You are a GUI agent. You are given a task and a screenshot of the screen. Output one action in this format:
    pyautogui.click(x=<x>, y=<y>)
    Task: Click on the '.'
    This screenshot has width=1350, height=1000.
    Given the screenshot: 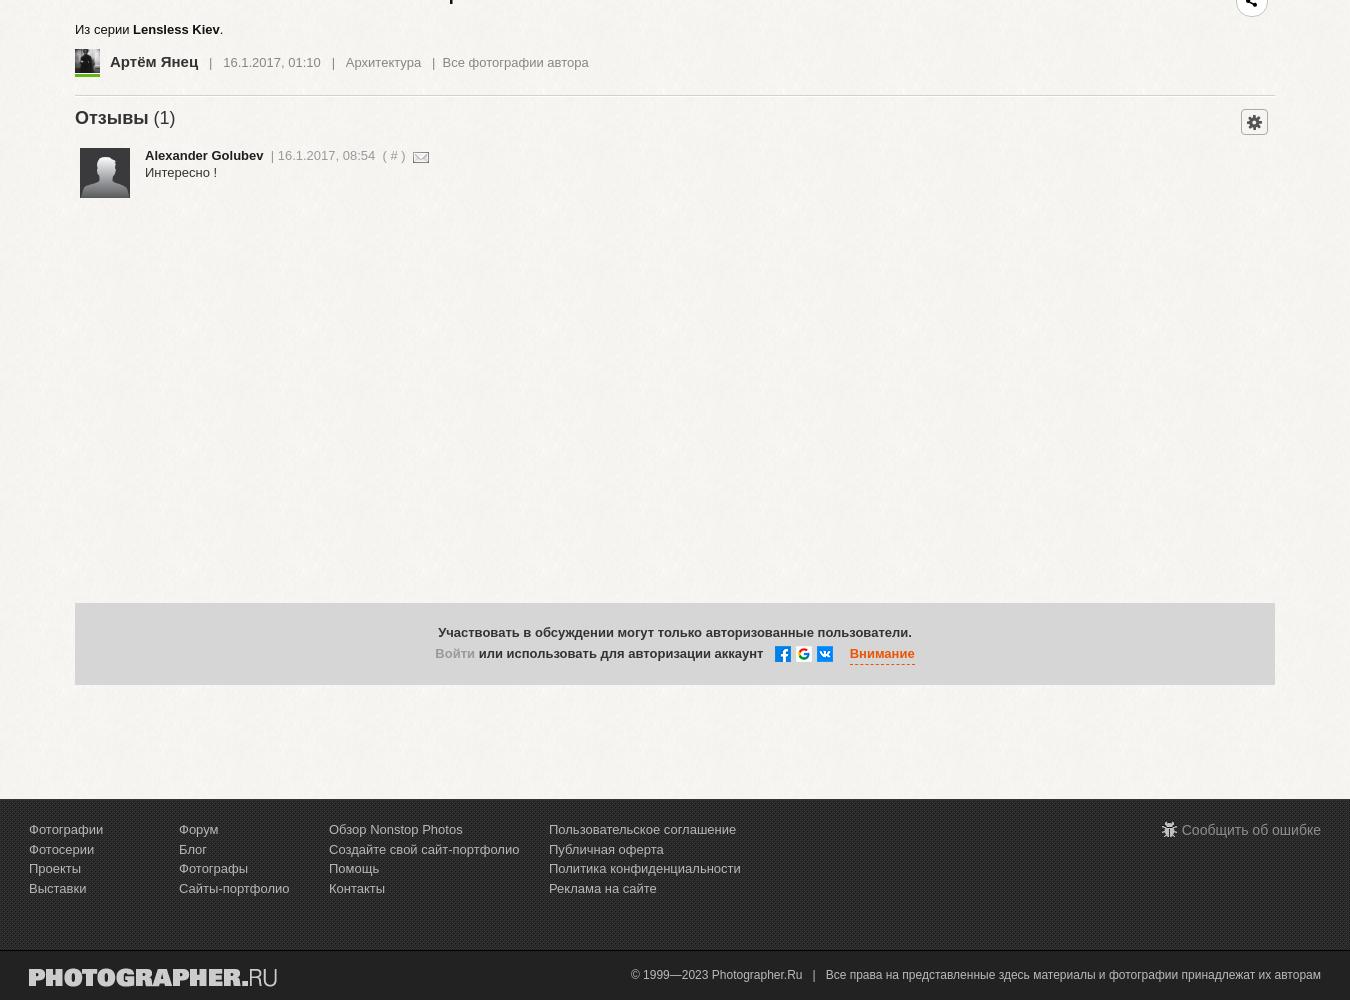 What is the action you would take?
    pyautogui.click(x=218, y=29)
    